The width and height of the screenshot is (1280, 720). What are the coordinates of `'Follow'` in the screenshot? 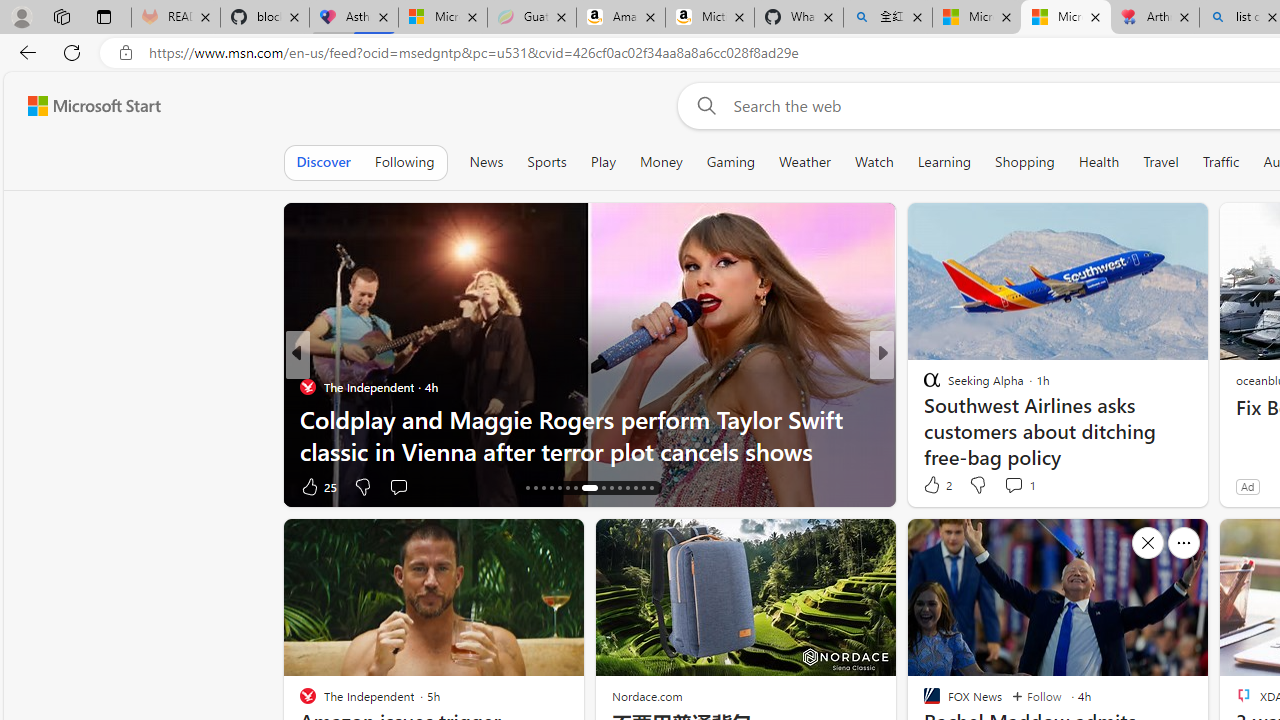 It's located at (1036, 695).